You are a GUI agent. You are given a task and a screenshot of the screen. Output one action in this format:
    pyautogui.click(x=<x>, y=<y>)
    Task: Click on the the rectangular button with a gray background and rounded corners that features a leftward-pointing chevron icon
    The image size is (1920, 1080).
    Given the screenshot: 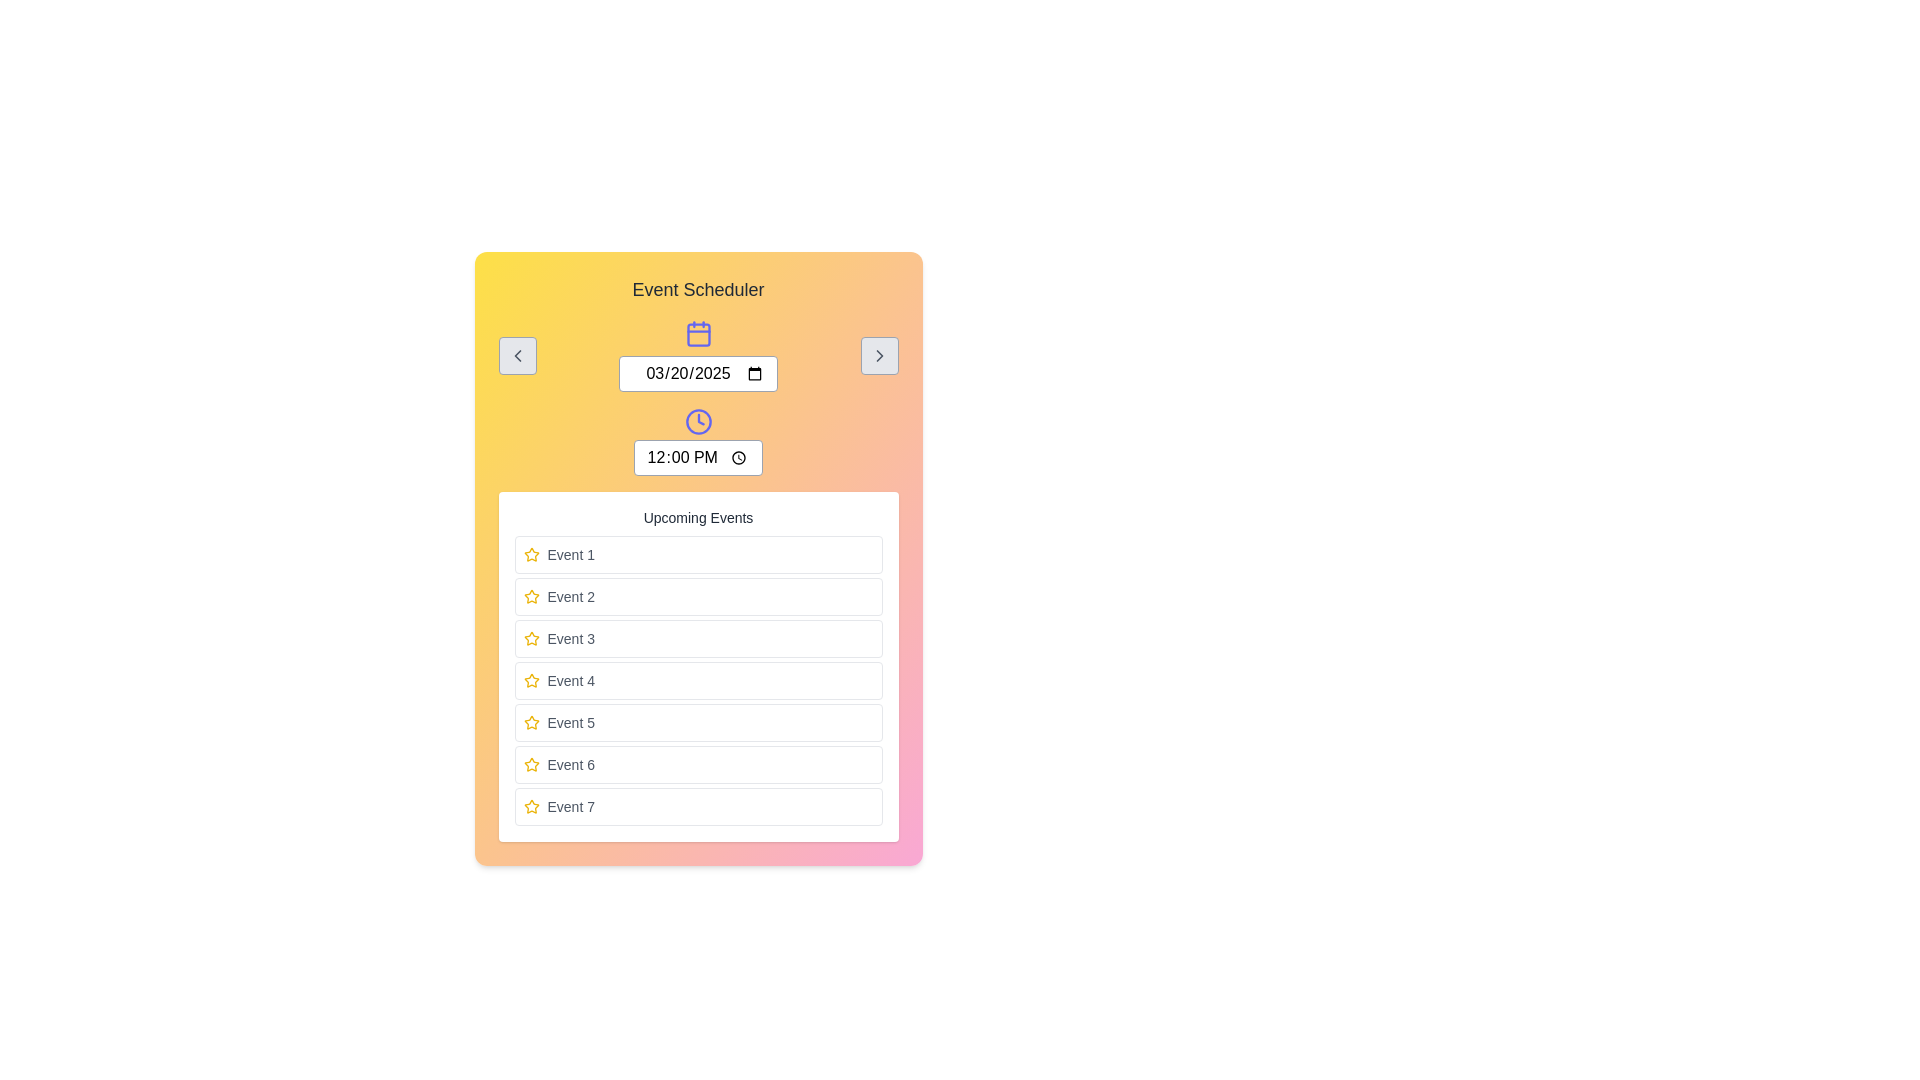 What is the action you would take?
    pyautogui.click(x=517, y=354)
    